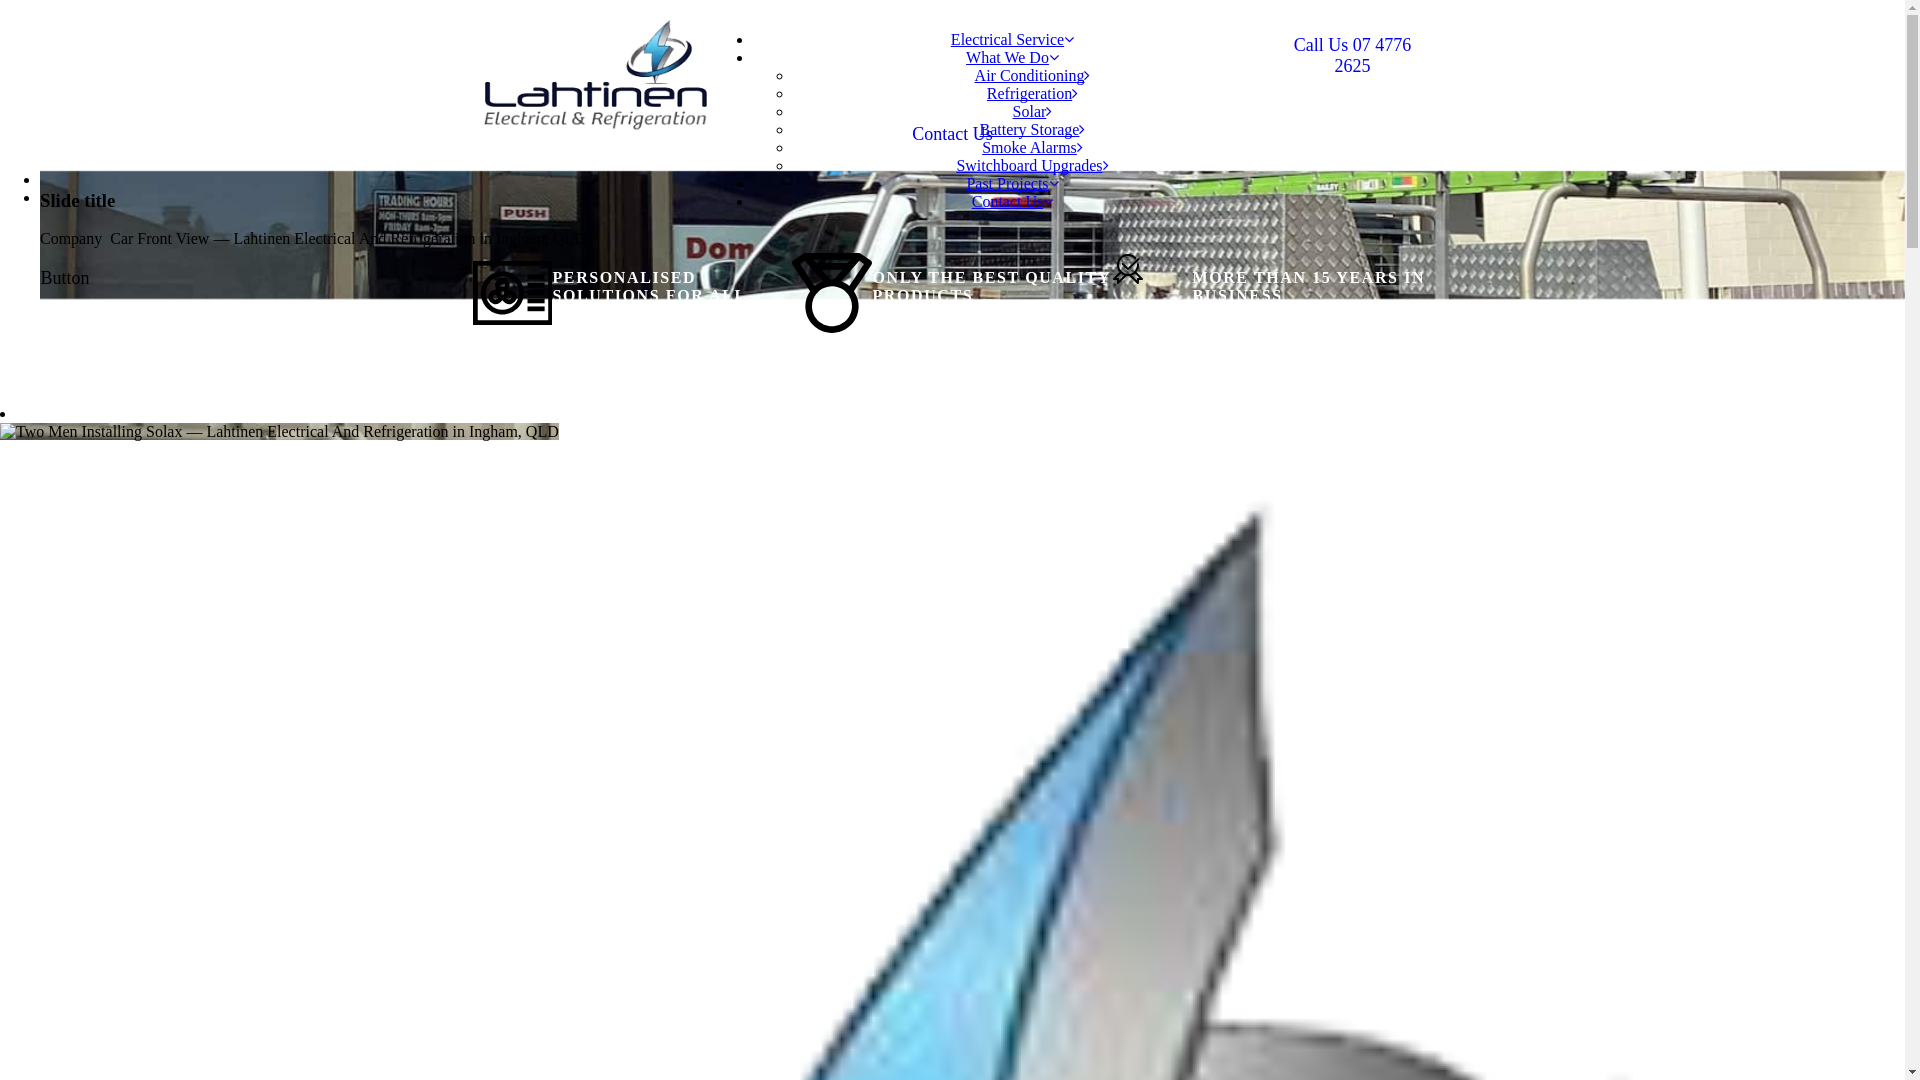  What do you see at coordinates (1032, 93) in the screenshot?
I see `'Refrigeration'` at bounding box center [1032, 93].